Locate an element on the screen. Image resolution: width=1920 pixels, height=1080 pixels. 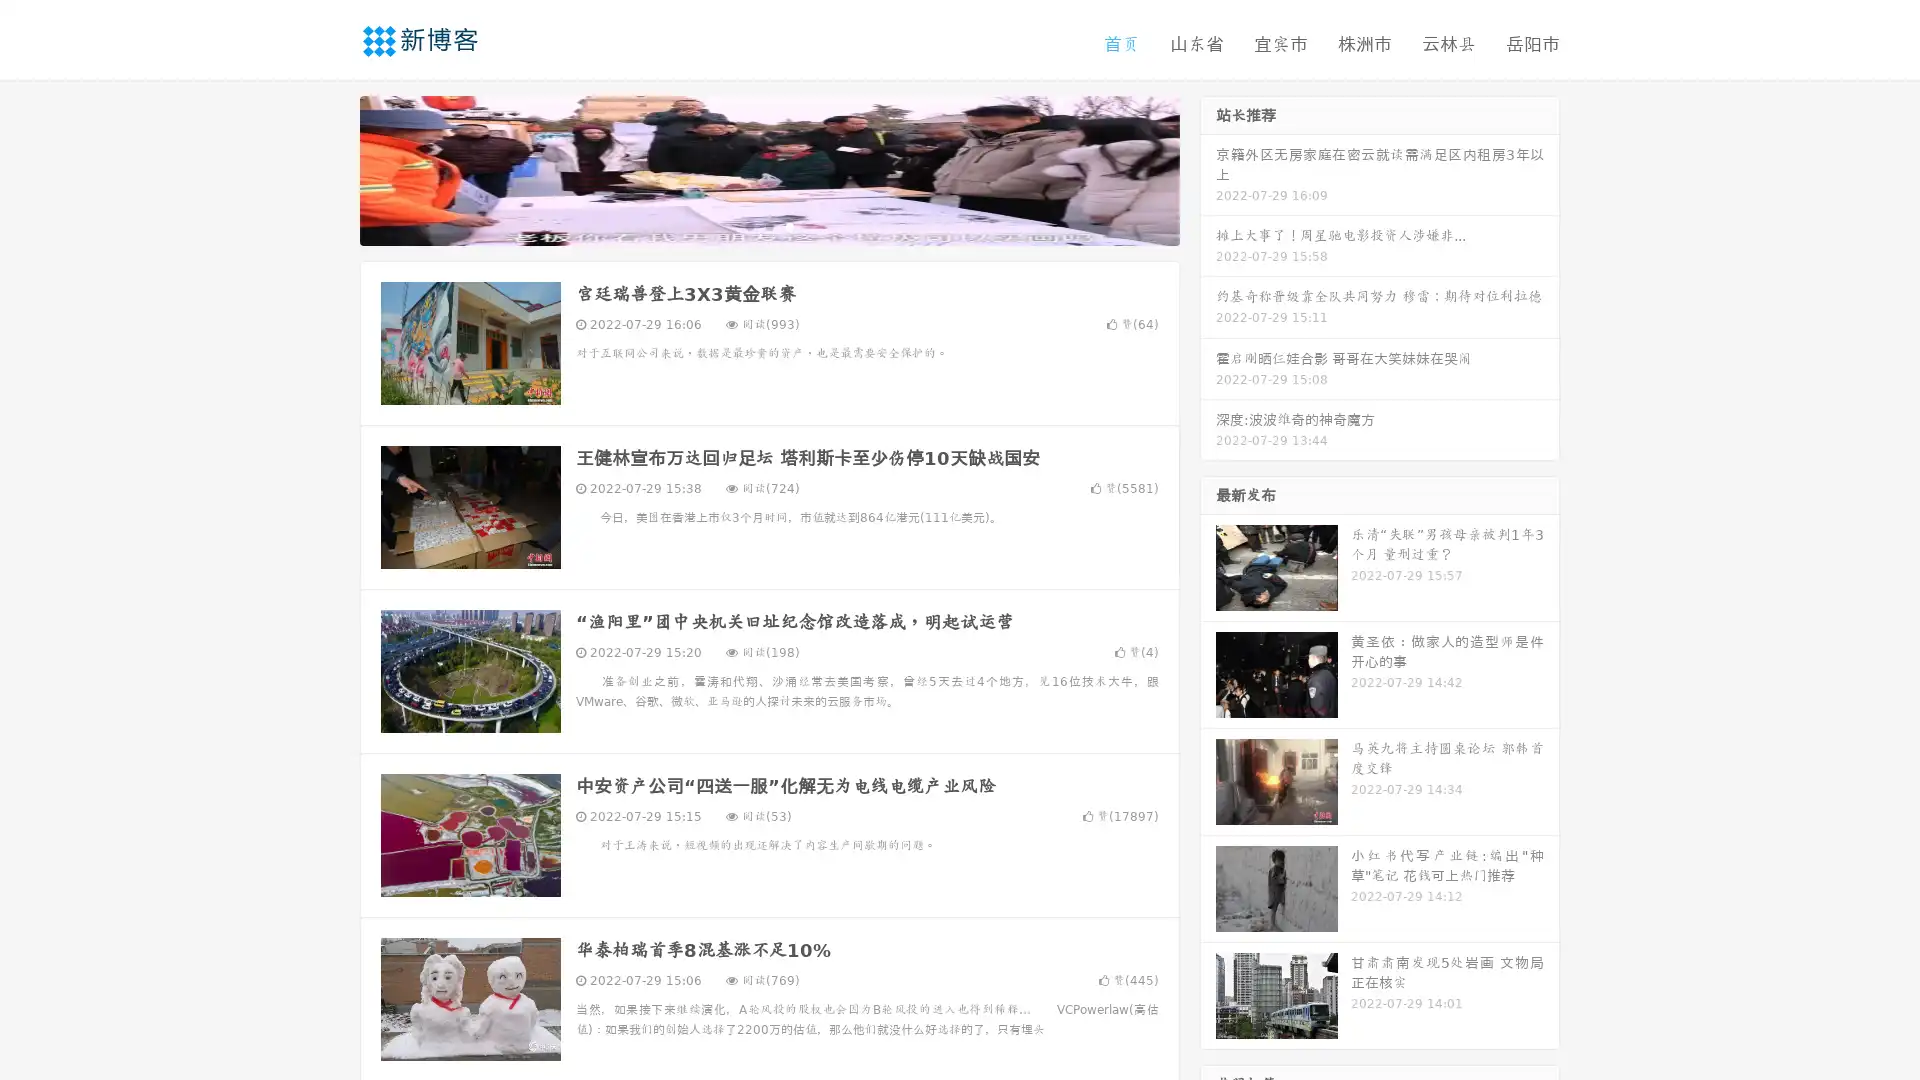
Go to slide 3 is located at coordinates (789, 225).